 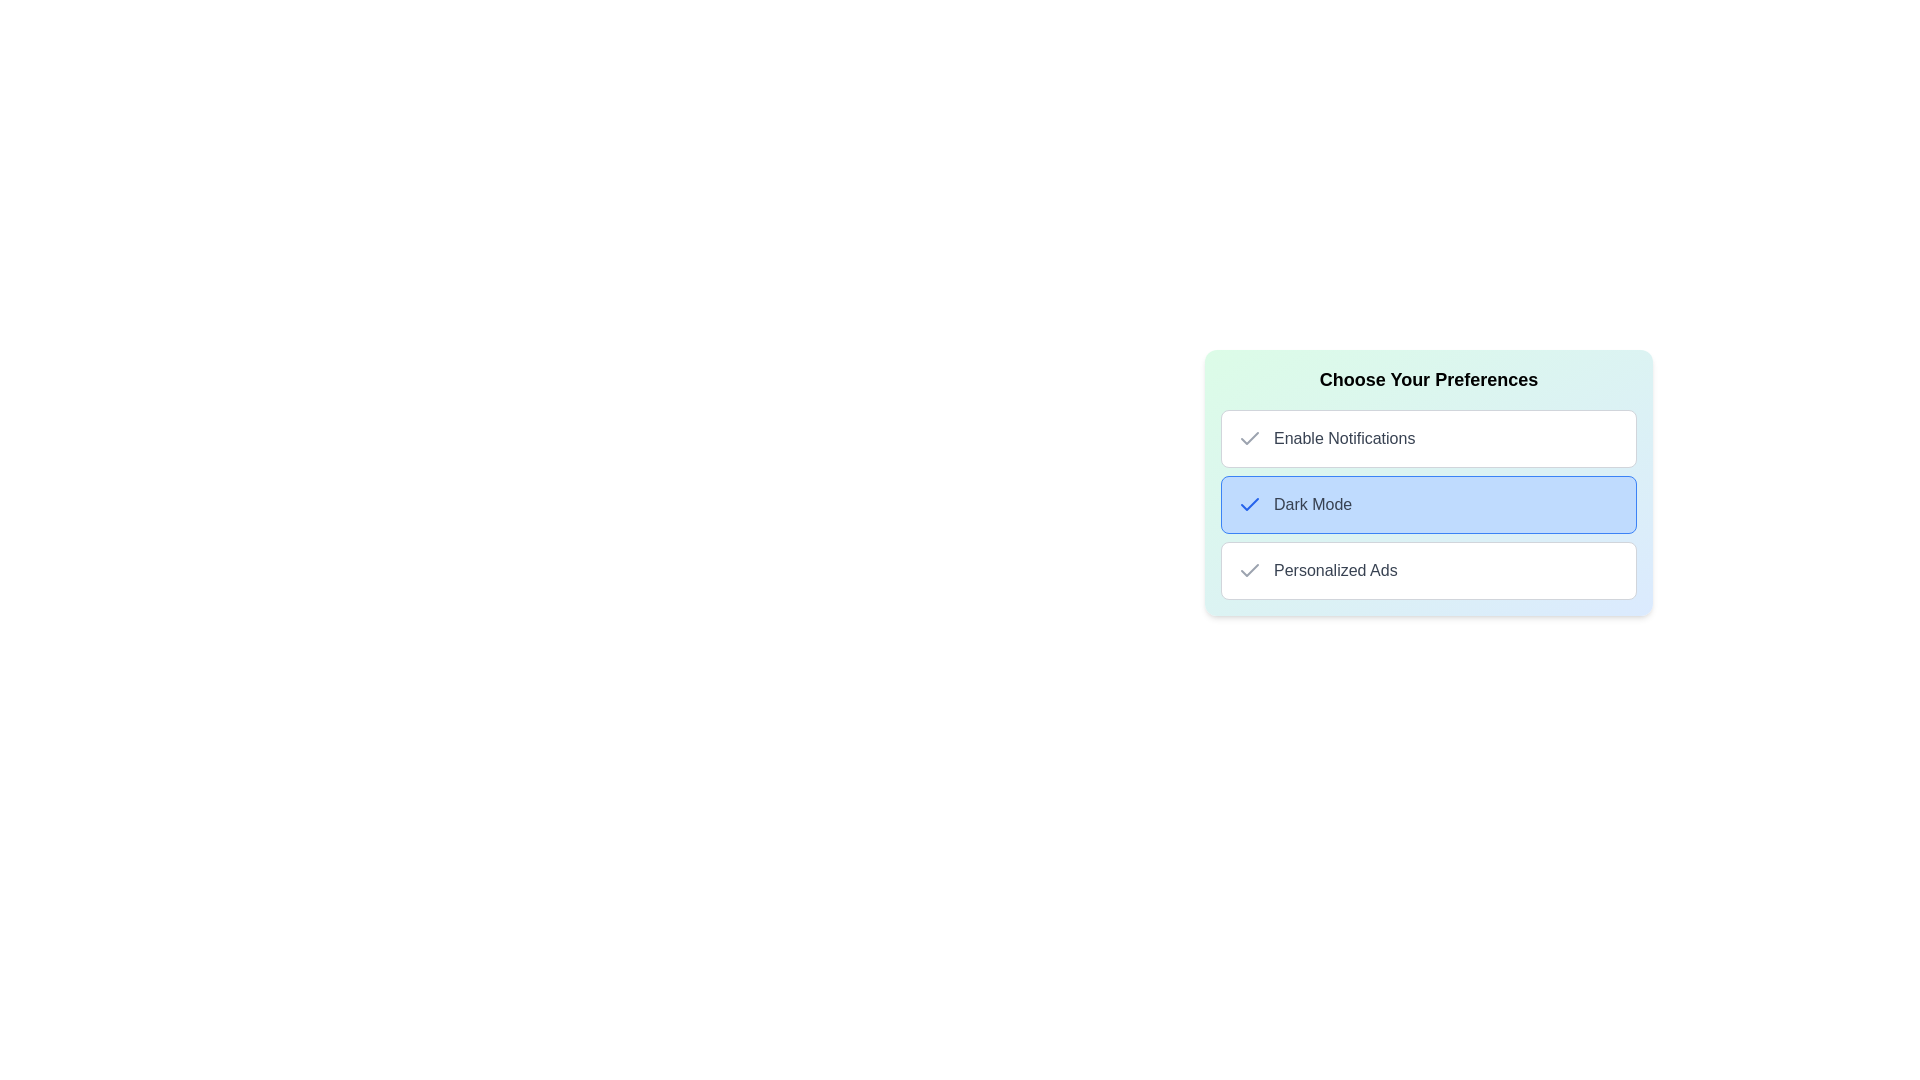 I want to click on the 'Enable Notifications' label, which is a gray textual label adjacent to a checked state icon, located within a rectangular box in the first row of a list of optional features, so click(x=1344, y=438).